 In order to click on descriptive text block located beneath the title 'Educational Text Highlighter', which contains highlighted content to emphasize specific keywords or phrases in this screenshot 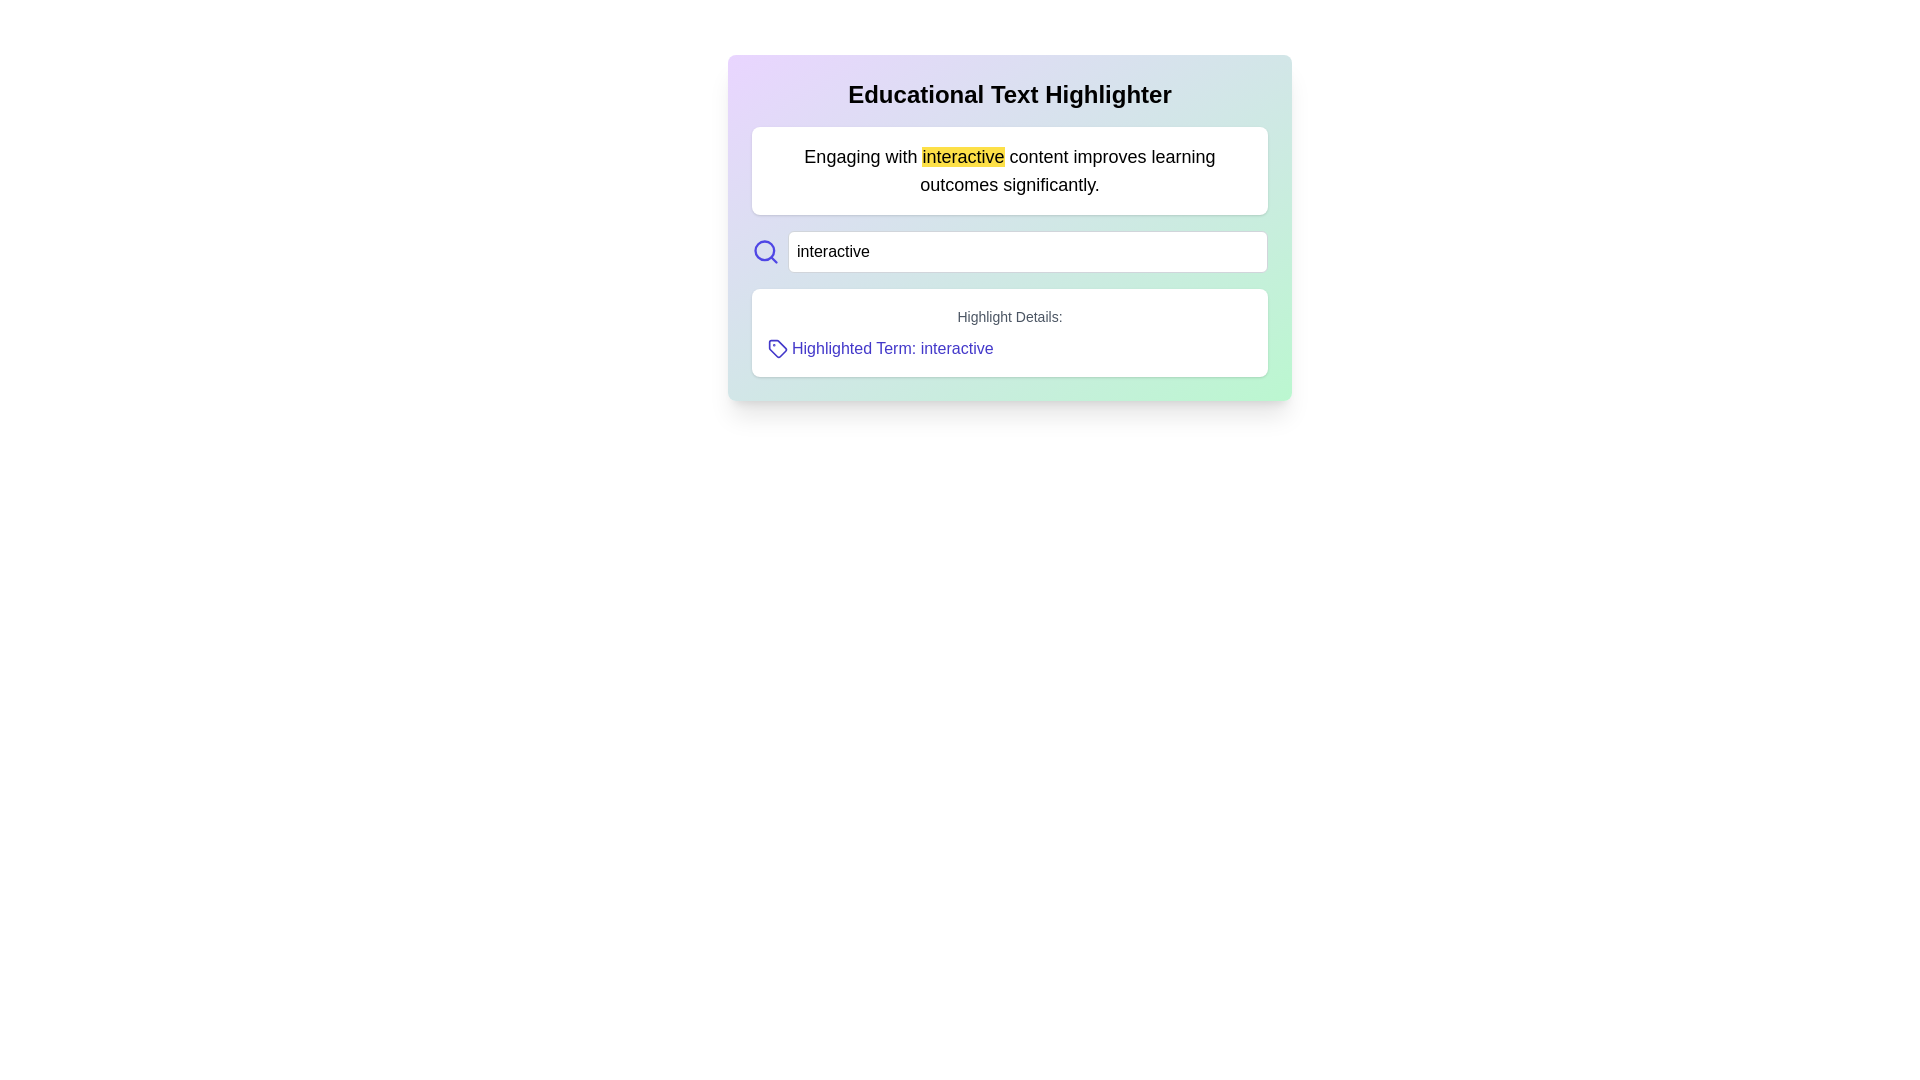, I will do `click(1009, 169)`.